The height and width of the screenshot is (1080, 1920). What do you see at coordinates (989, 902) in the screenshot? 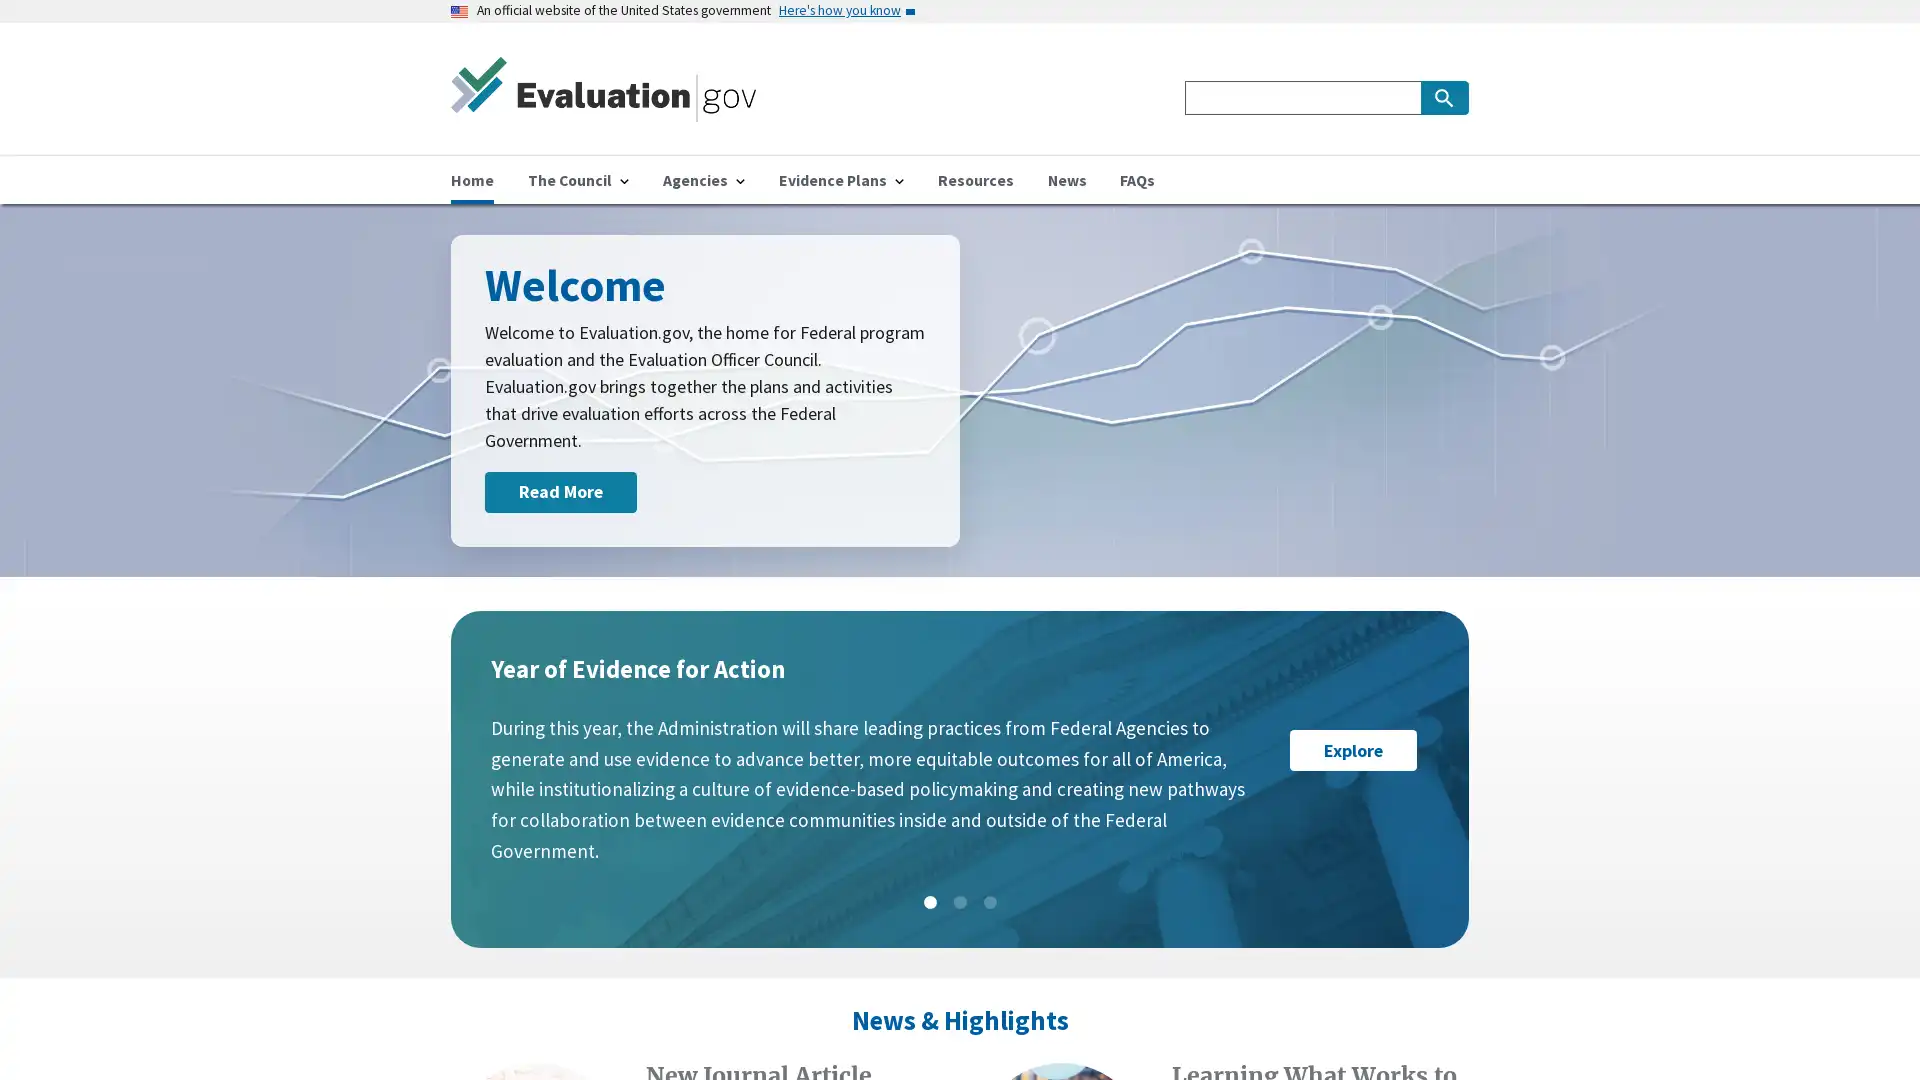
I see `Slide: 3` at bounding box center [989, 902].